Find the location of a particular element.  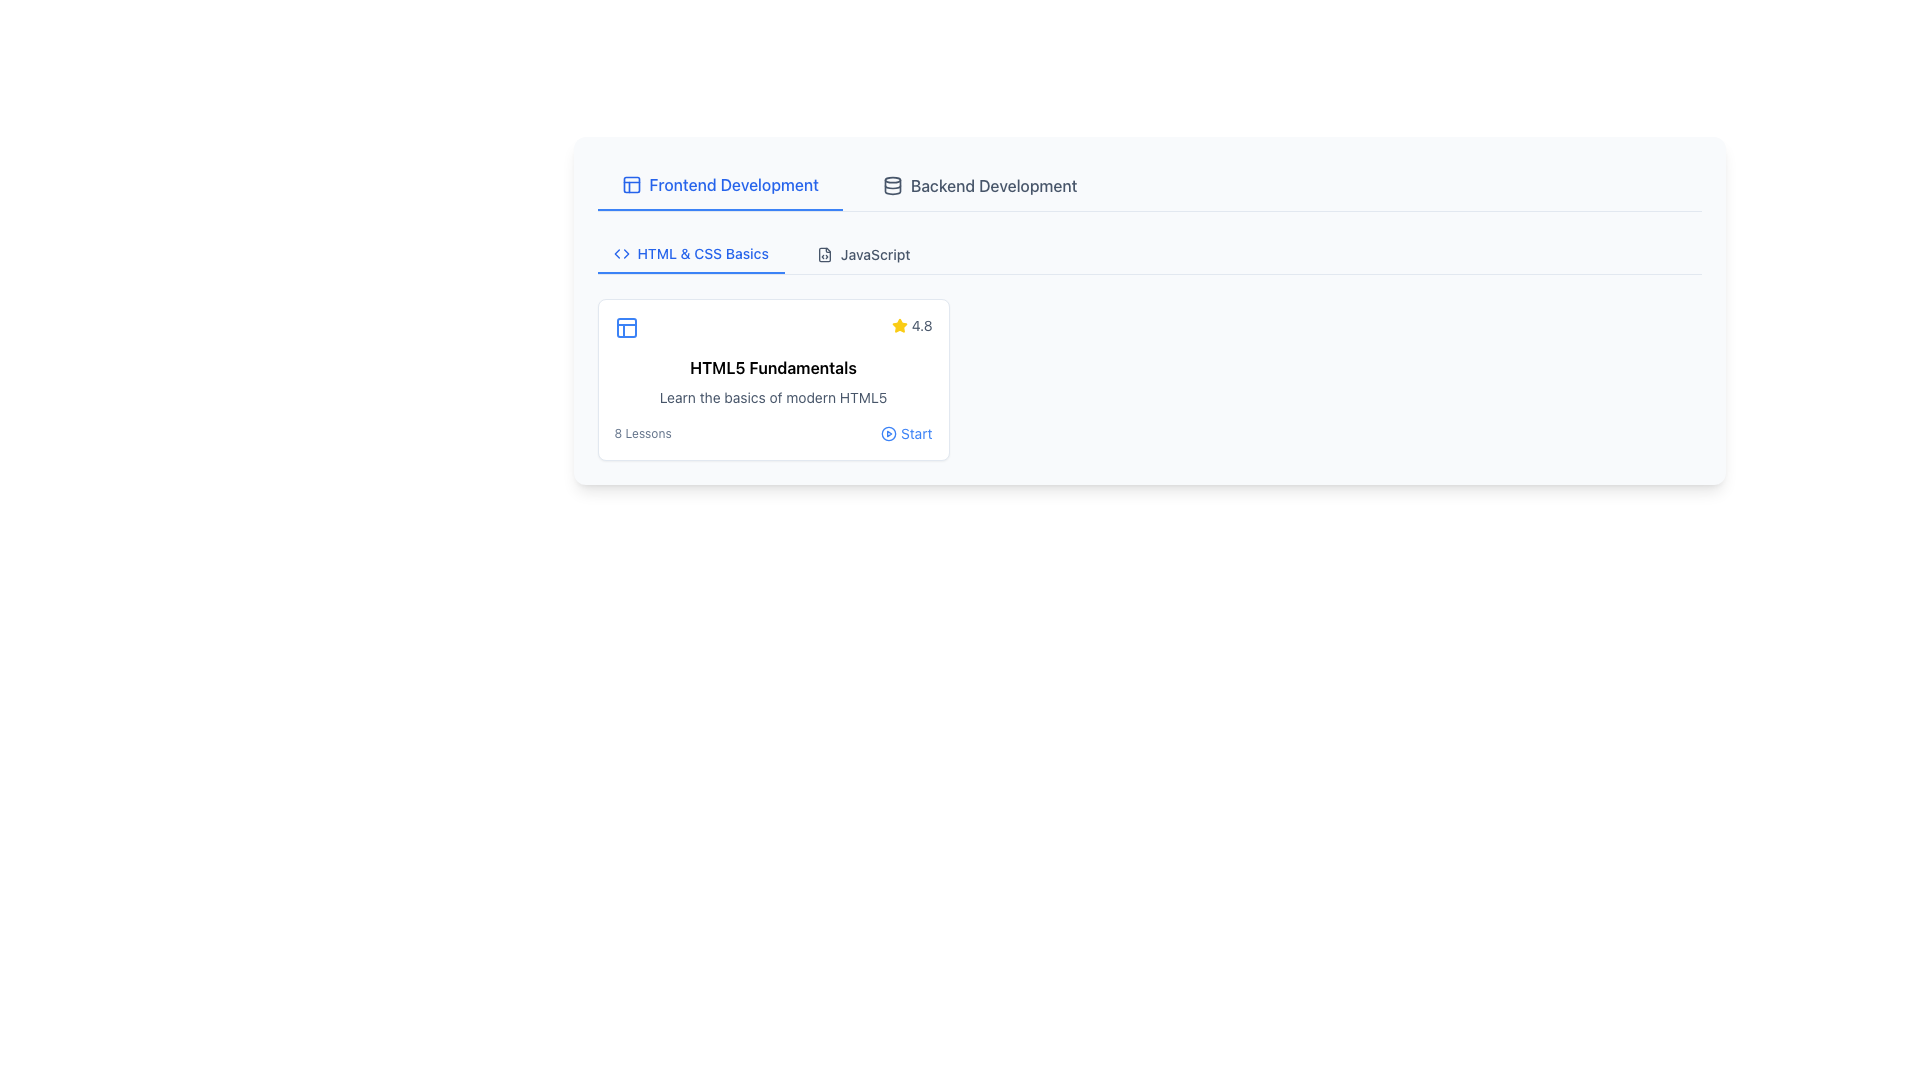

the 16x16 pixel SVG icon resembling a file with a code symbol, located to the right of the 'JavaScript' tab in the navigation bar is located at coordinates (824, 253).